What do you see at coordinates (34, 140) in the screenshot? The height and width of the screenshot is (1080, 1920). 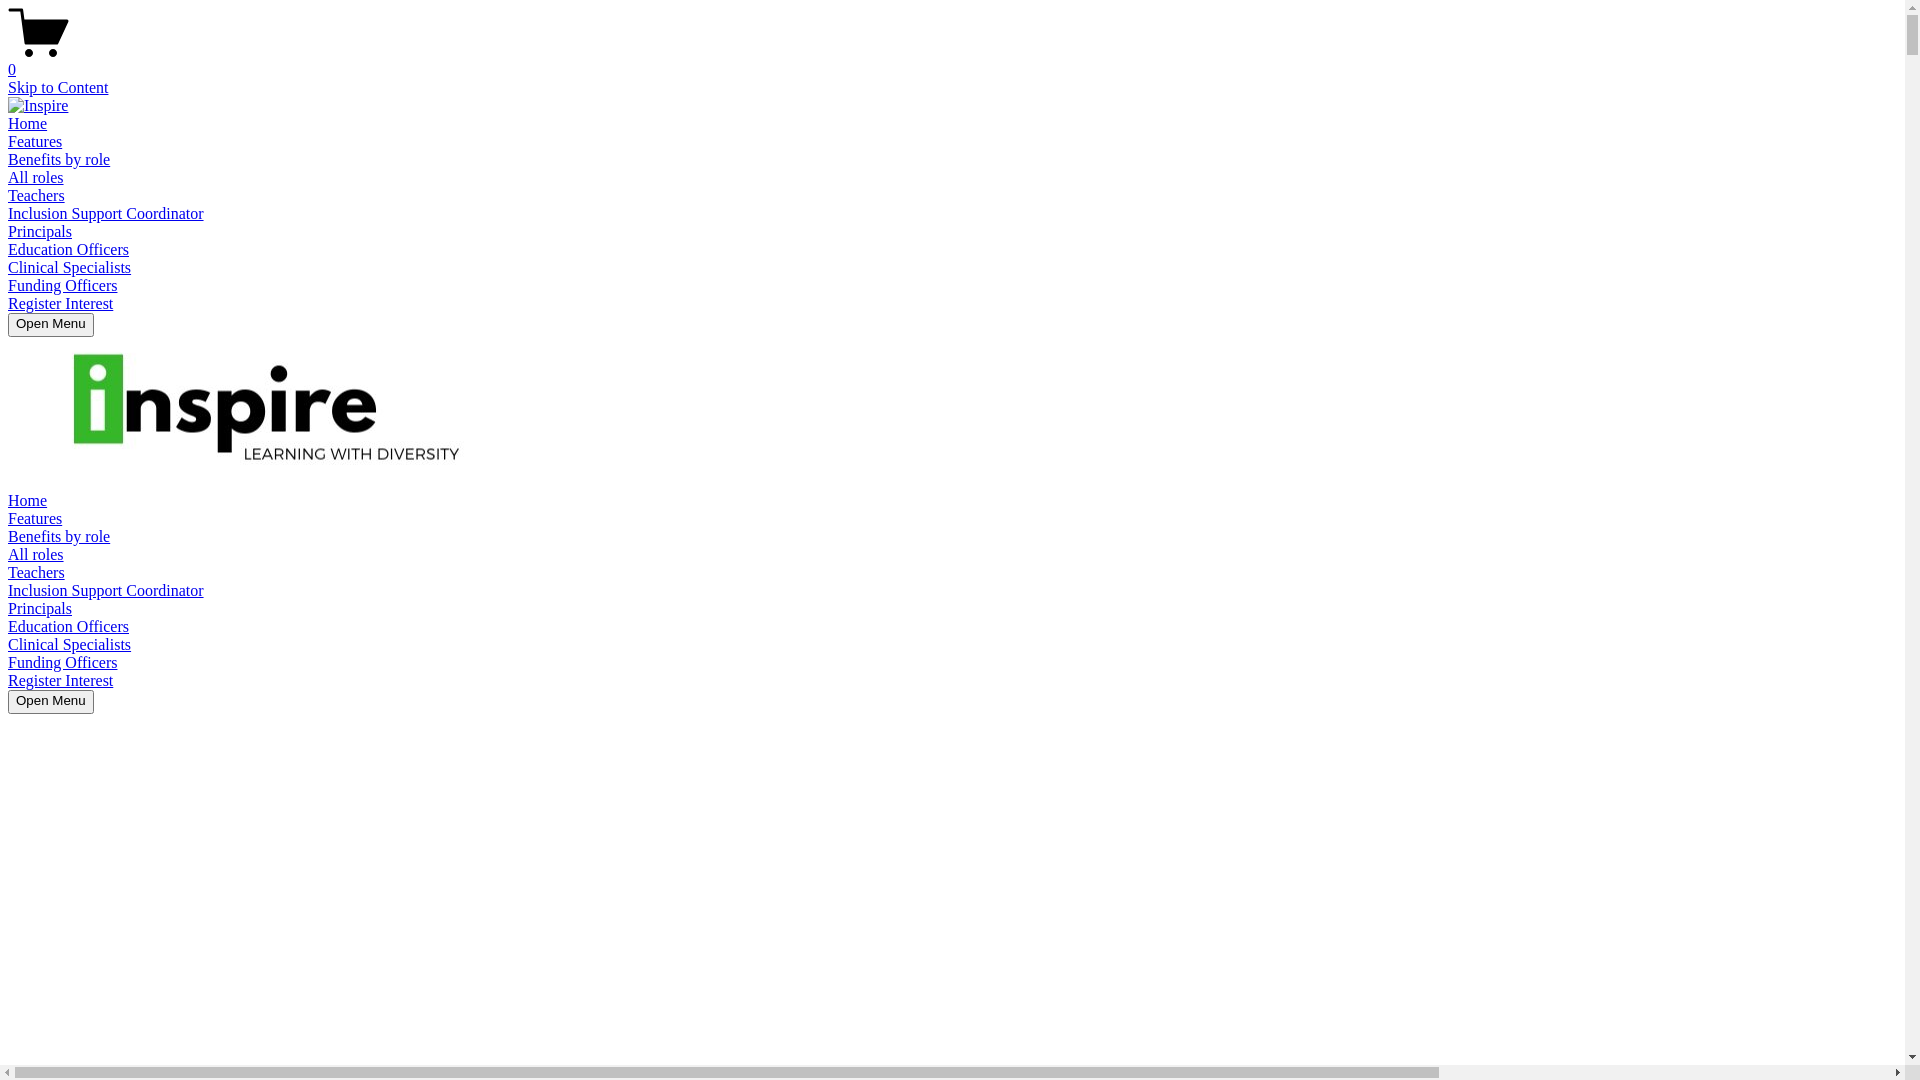 I see `'Features'` at bounding box center [34, 140].